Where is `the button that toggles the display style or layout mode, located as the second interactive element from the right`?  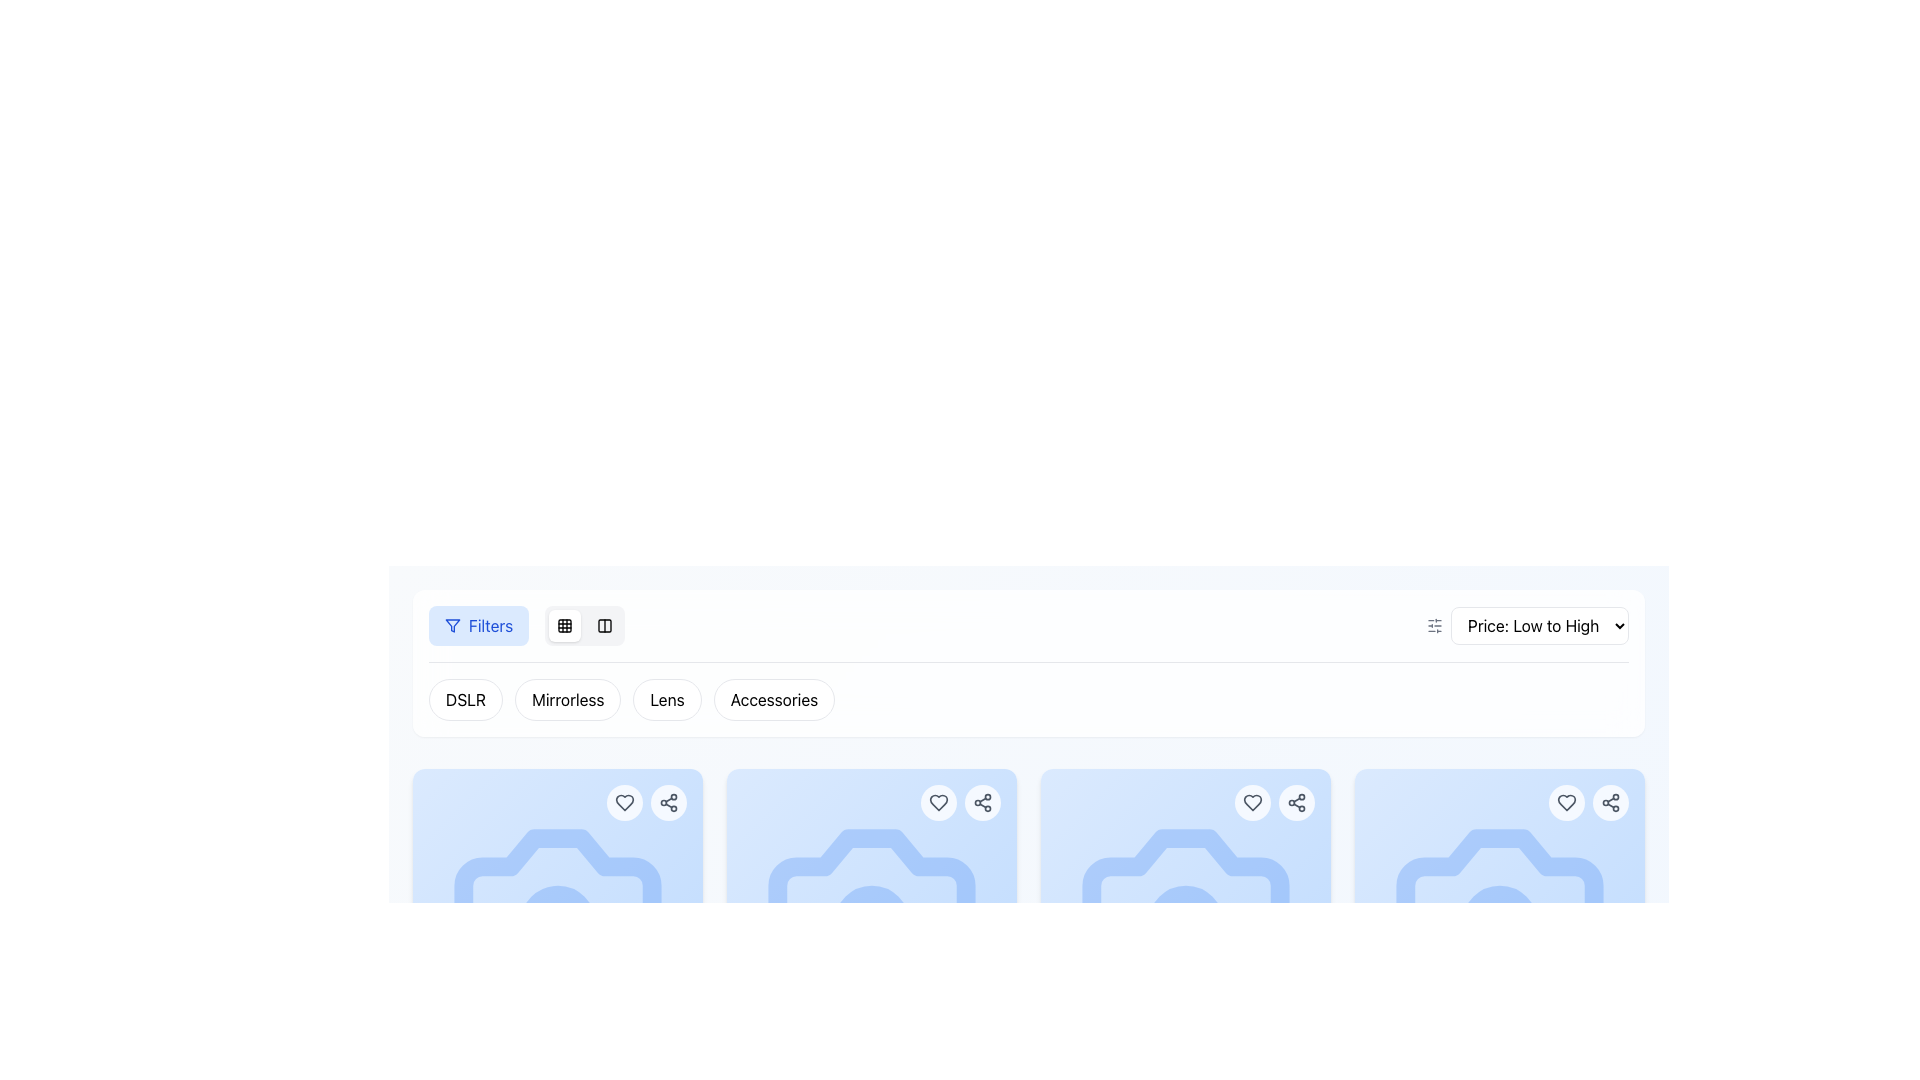
the button that toggles the display style or layout mode, located as the second interactive element from the right is located at coordinates (604, 624).